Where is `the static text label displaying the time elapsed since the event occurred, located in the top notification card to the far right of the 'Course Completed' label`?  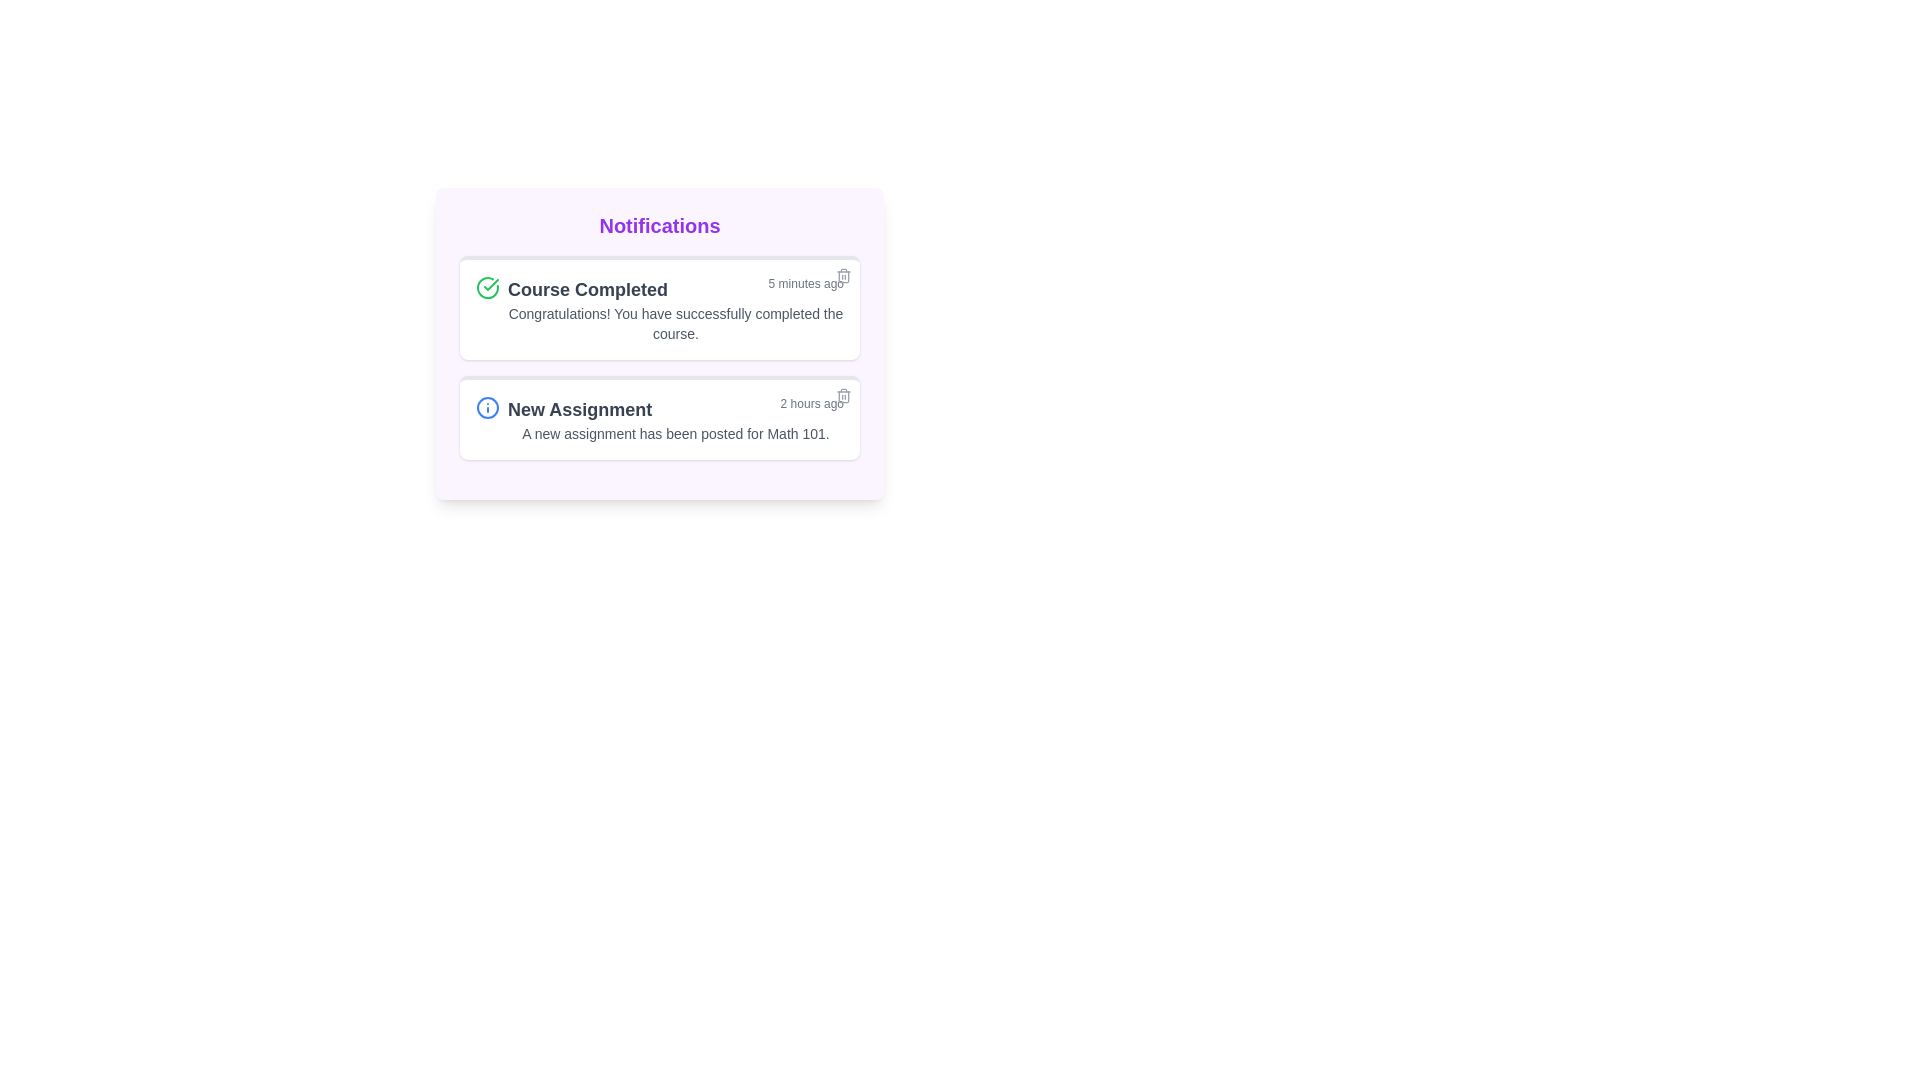 the static text label displaying the time elapsed since the event occurred, located in the top notification card to the far right of the 'Course Completed' label is located at coordinates (806, 289).